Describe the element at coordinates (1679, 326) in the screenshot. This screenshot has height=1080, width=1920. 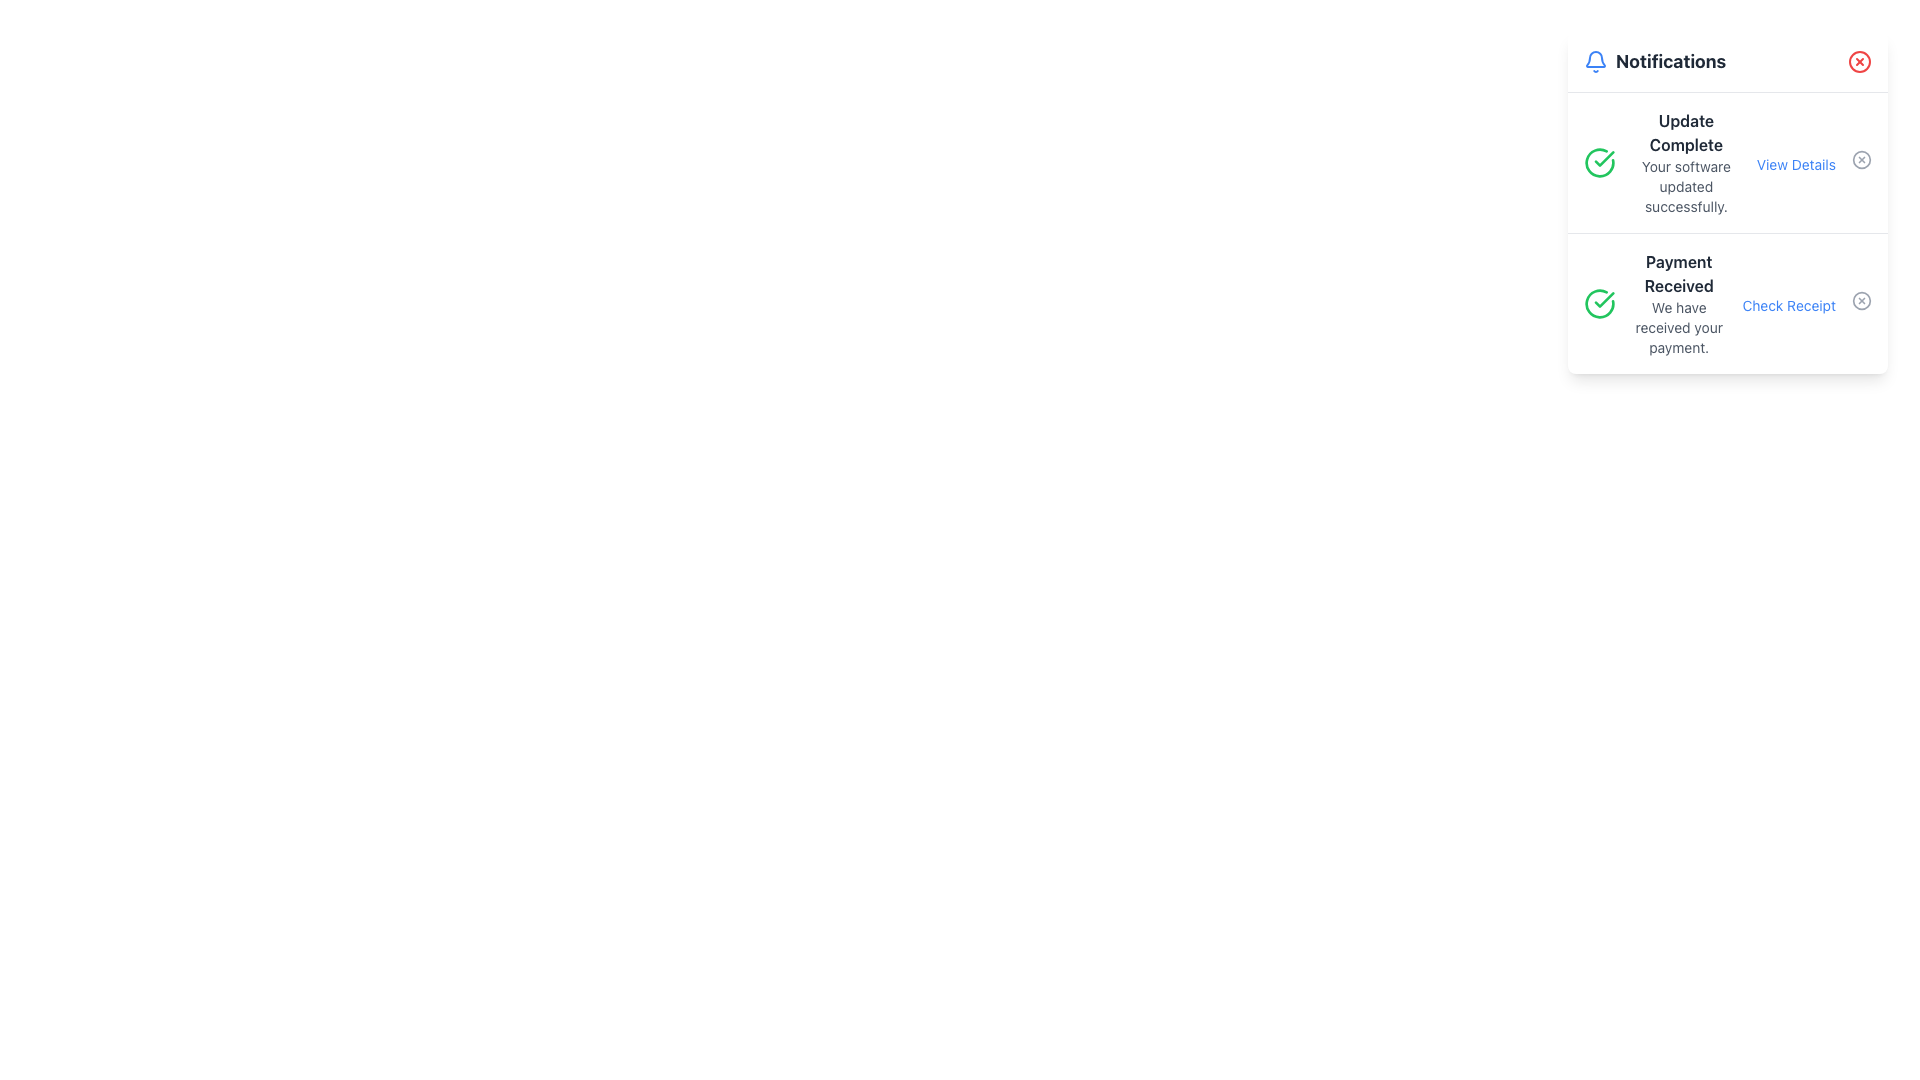
I see `the descriptive text related to the payment receipt notification located in the lower right of the page, positioned below 'Payment Received'` at that location.